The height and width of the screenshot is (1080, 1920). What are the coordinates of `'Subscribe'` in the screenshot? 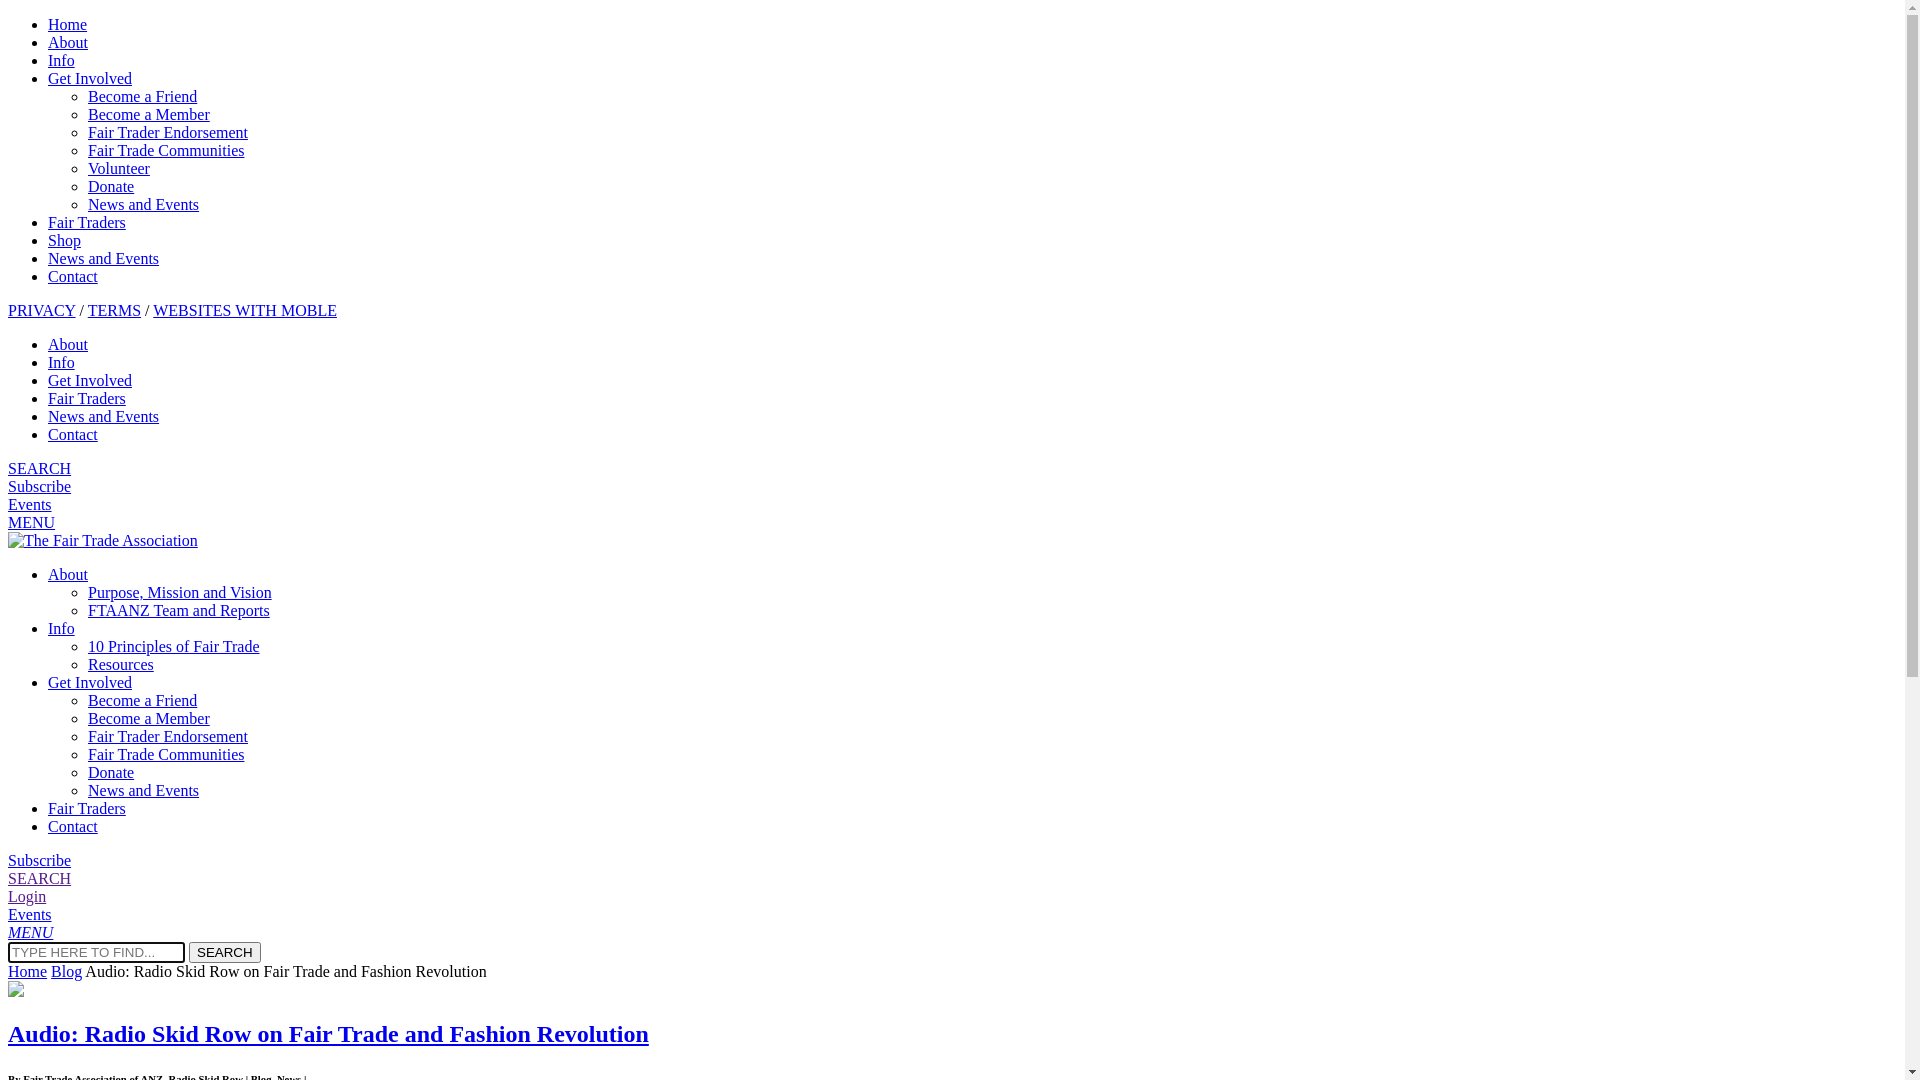 It's located at (39, 859).